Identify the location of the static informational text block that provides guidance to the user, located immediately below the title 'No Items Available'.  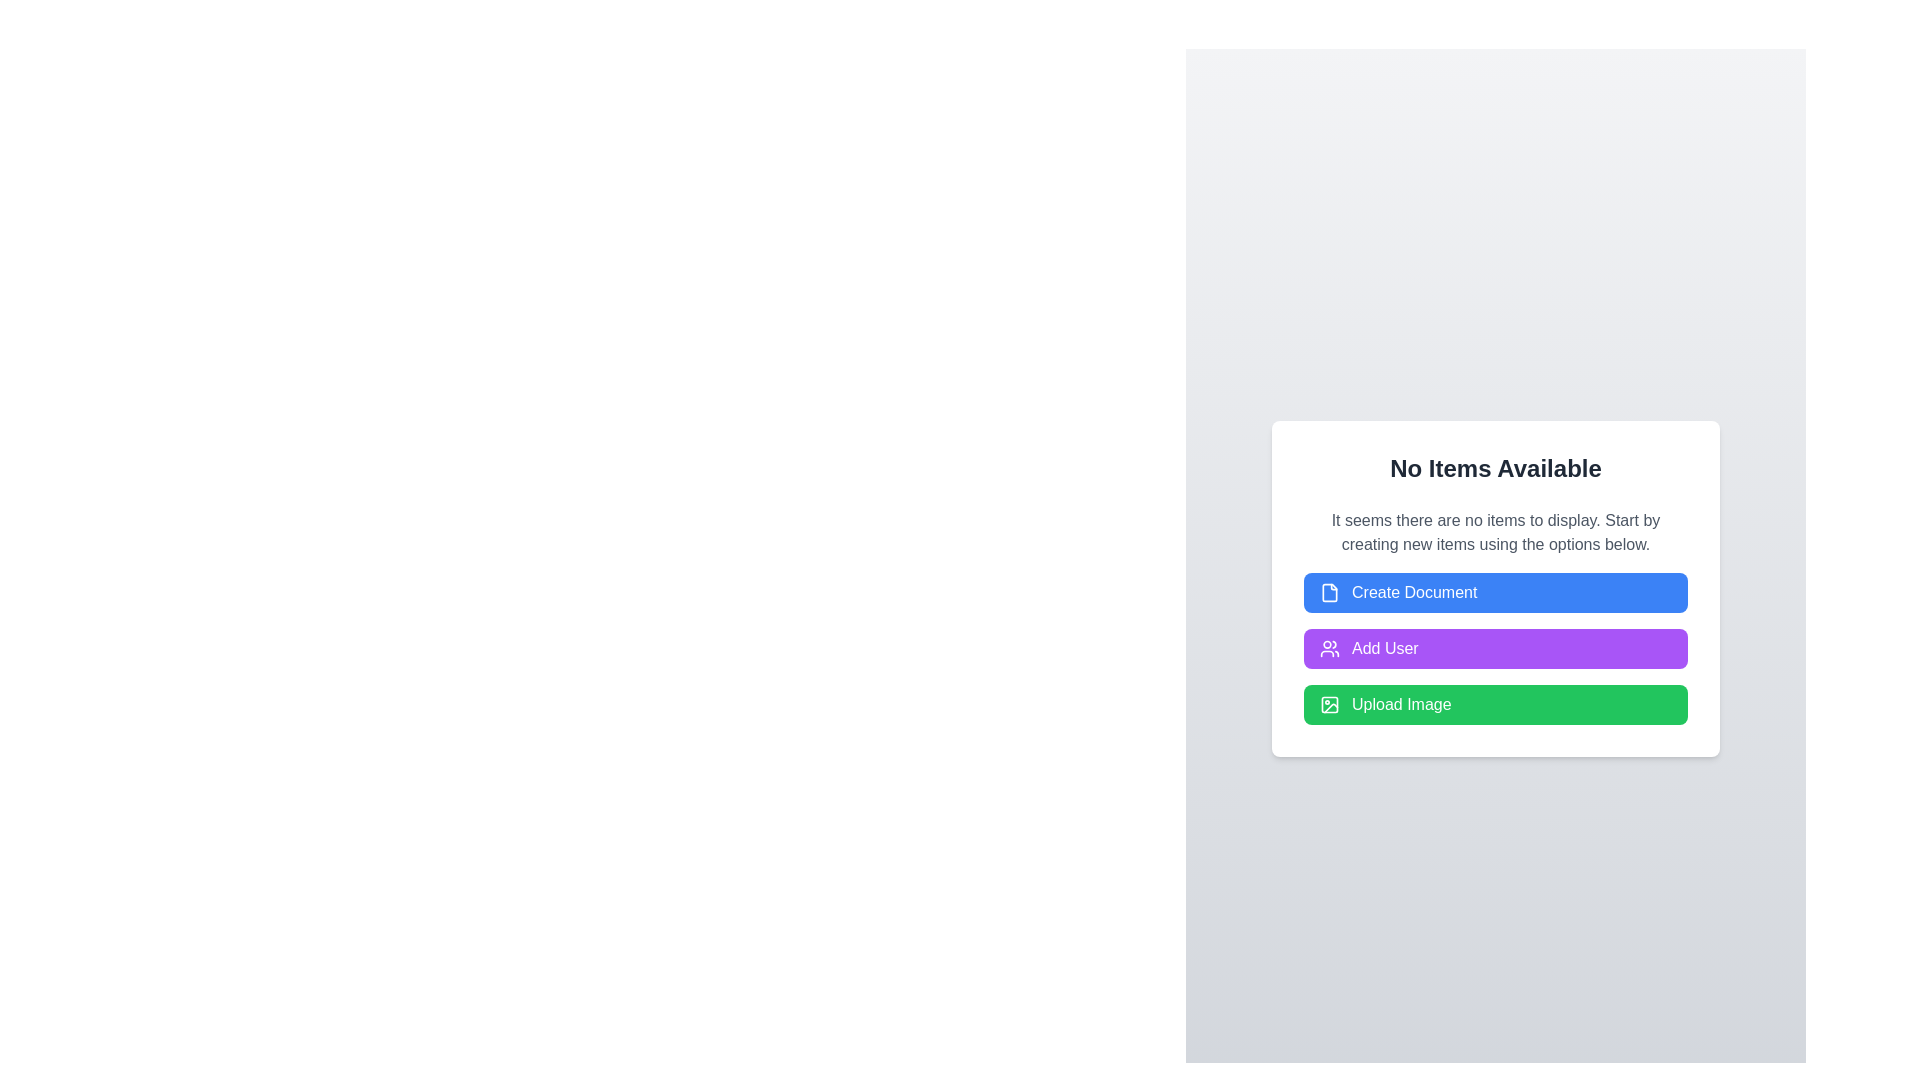
(1496, 531).